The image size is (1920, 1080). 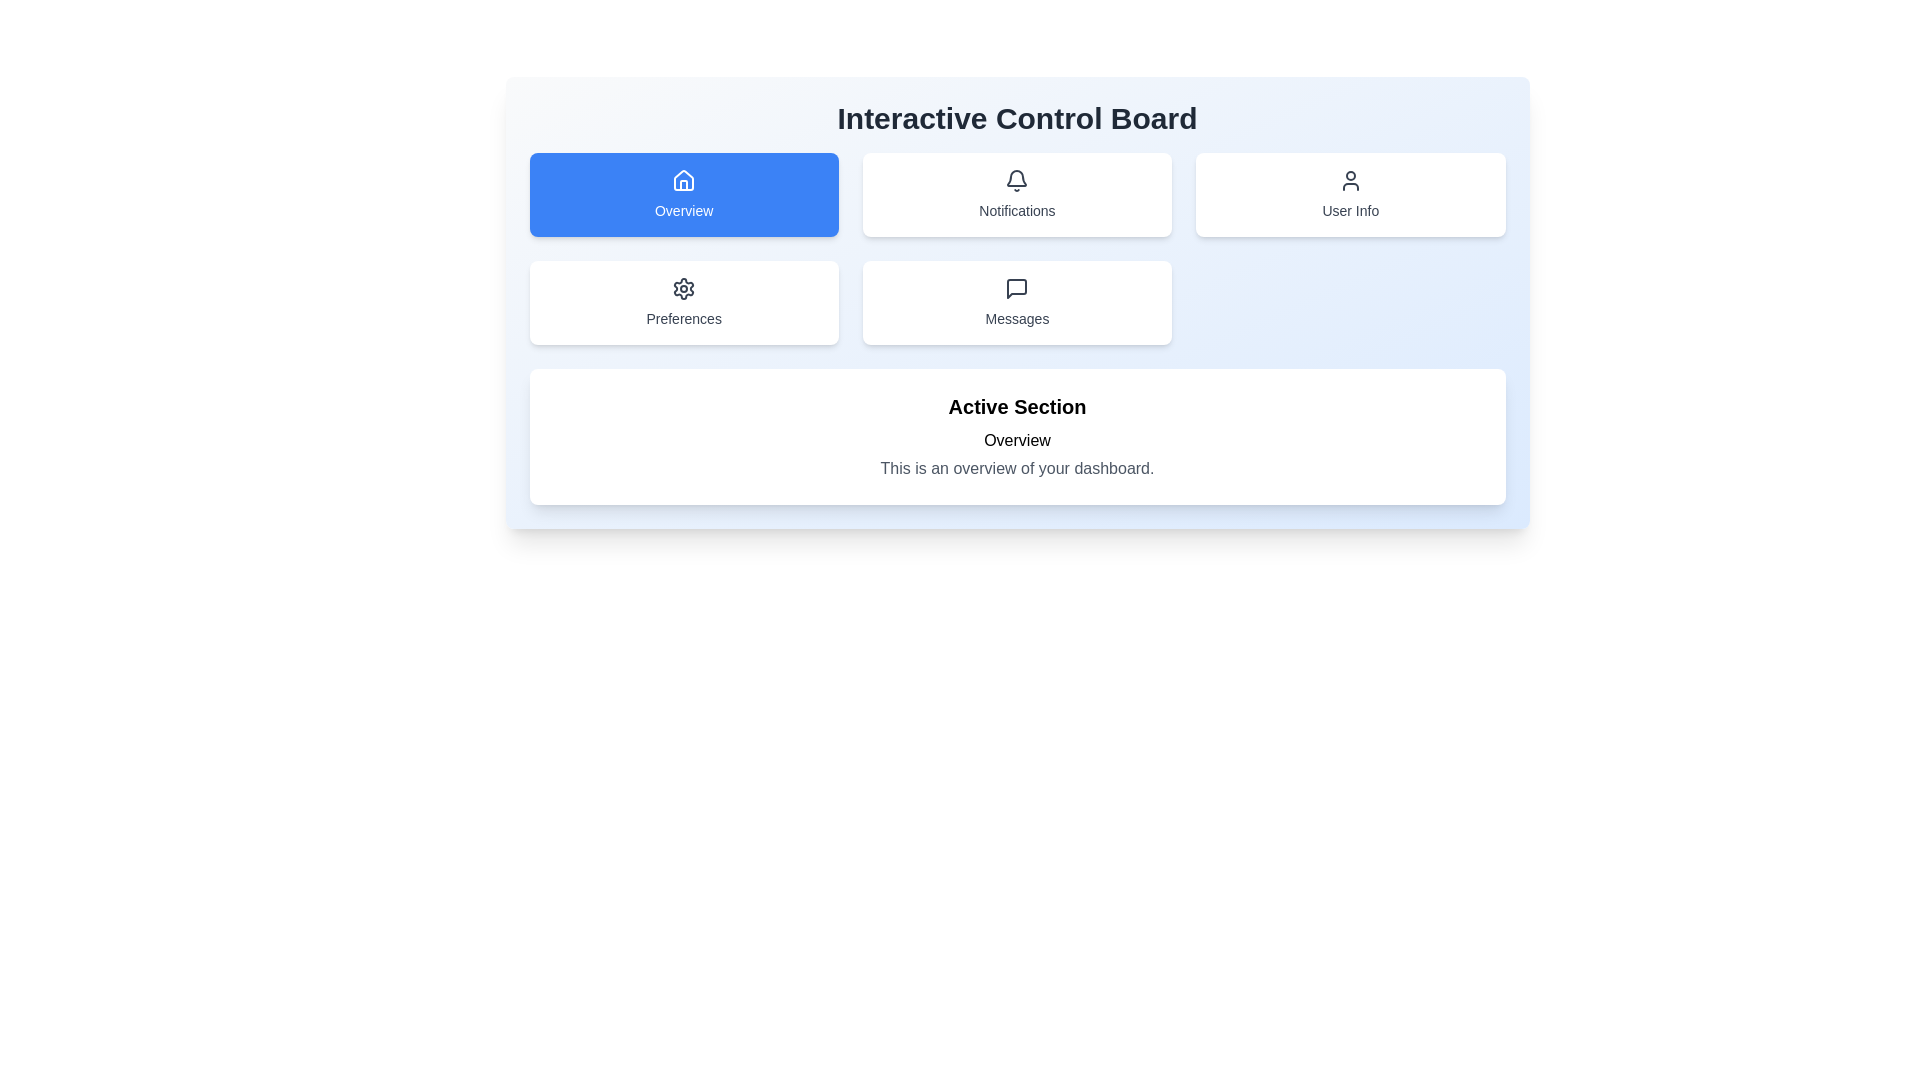 I want to click on the gear-shaped icon located centrally, so click(x=684, y=289).